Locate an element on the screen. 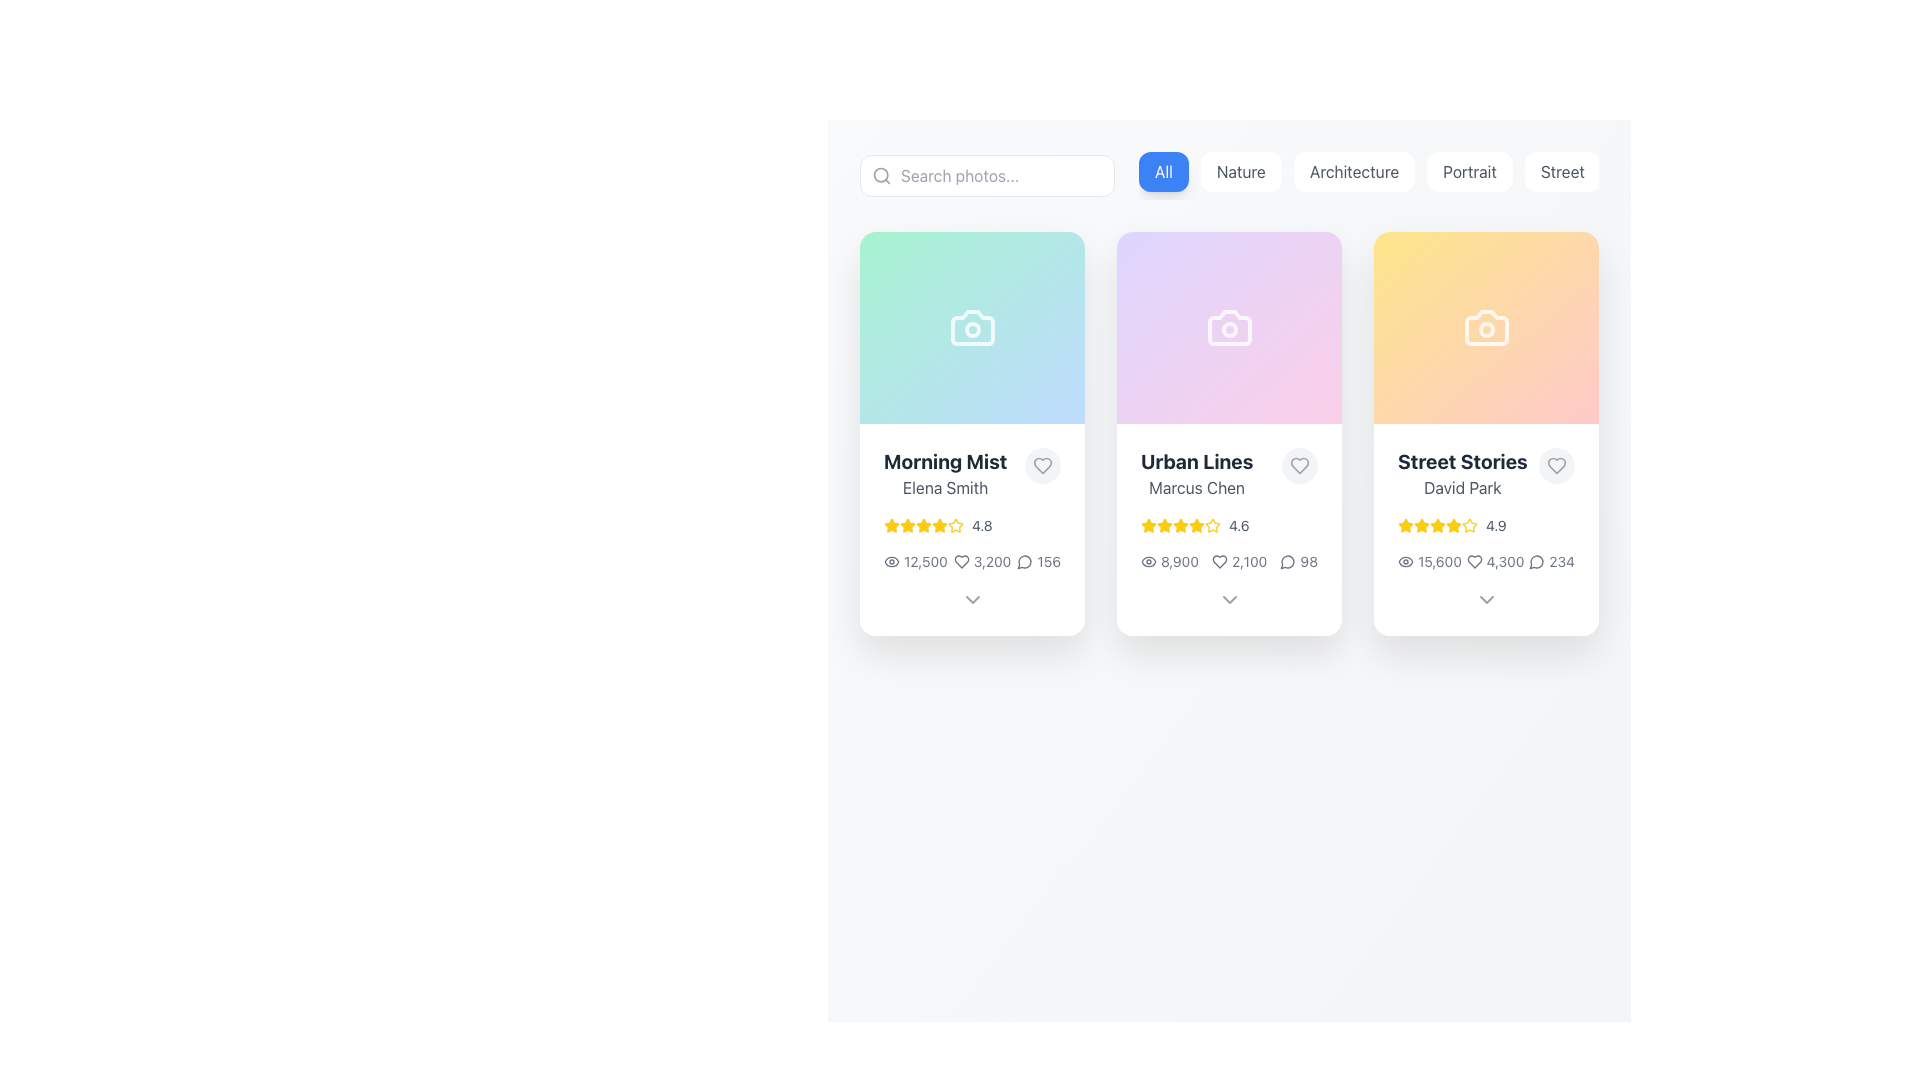 Image resolution: width=1920 pixels, height=1080 pixels. the middle card UI component is located at coordinates (1228, 528).